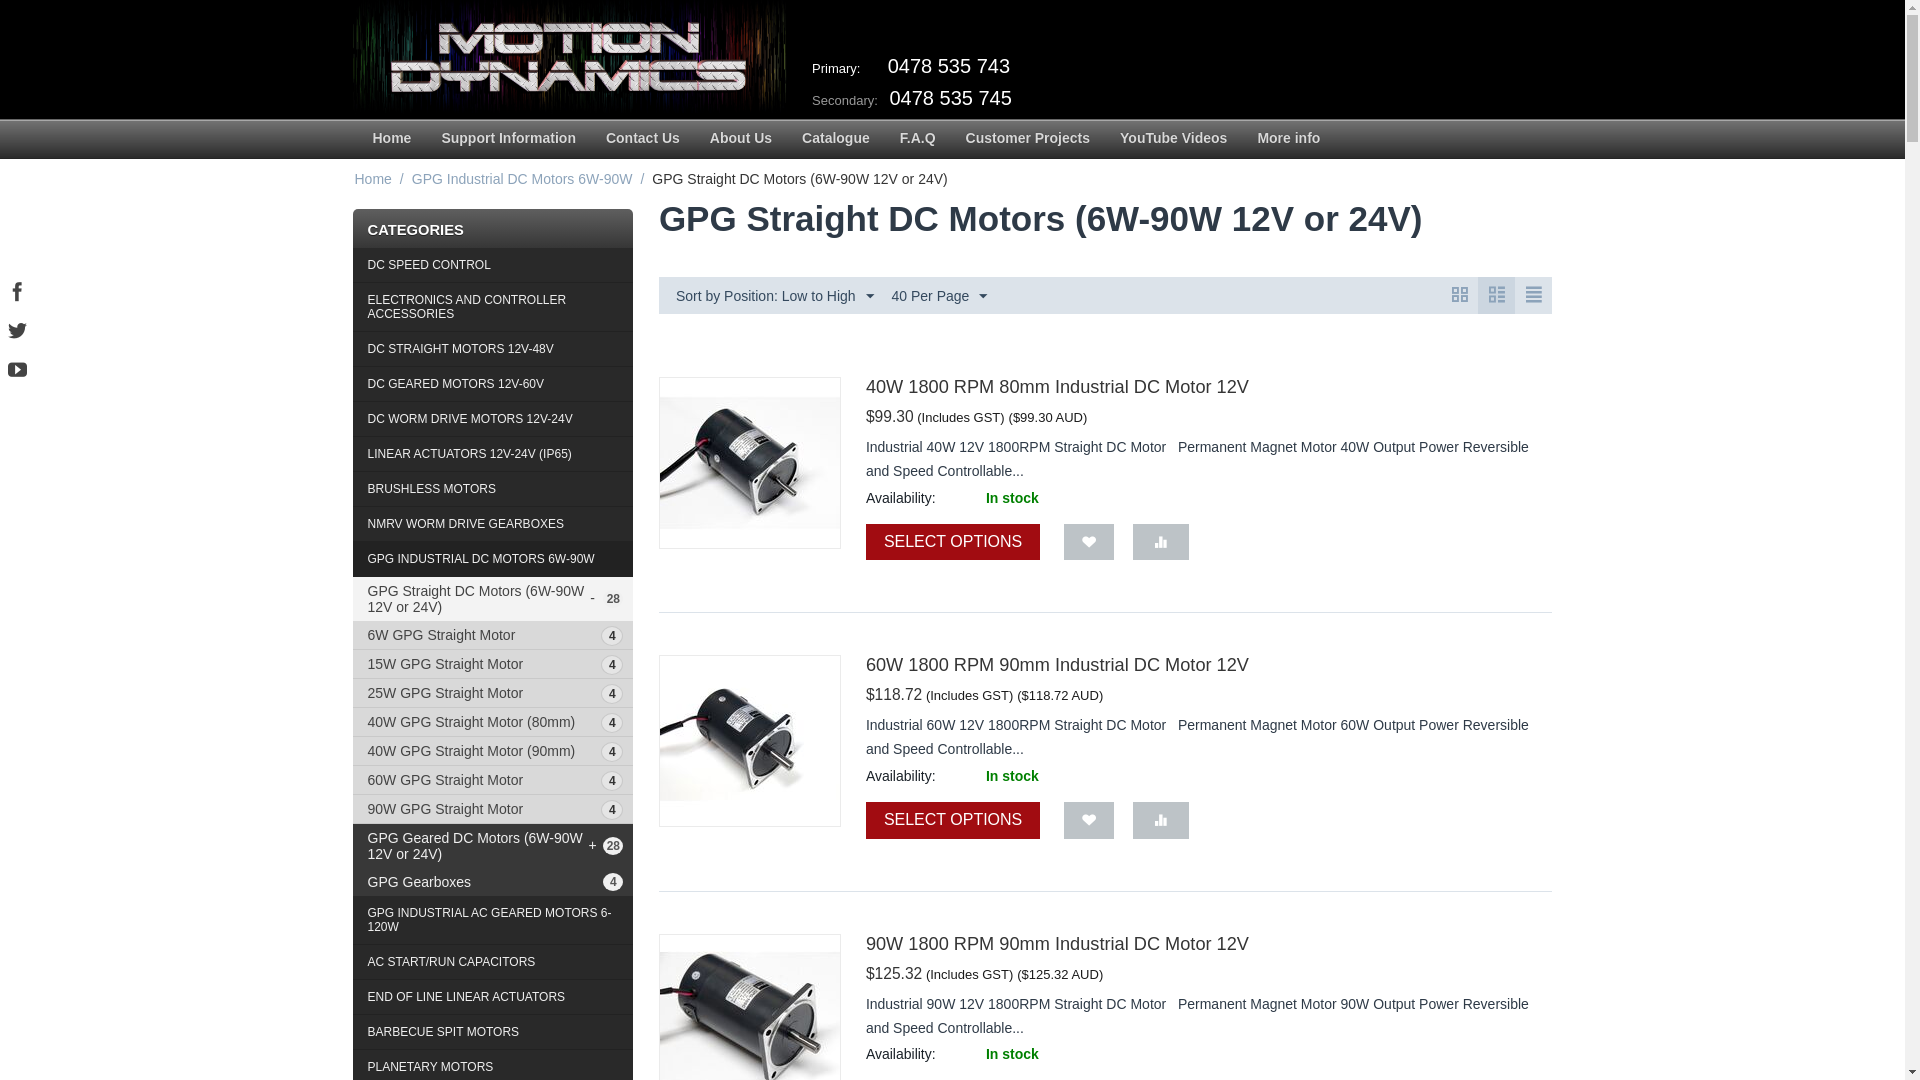 Image resolution: width=1920 pixels, height=1080 pixels. I want to click on 'GPG INDUSTRIAL DC MOTORS 6W-90W', so click(492, 559).